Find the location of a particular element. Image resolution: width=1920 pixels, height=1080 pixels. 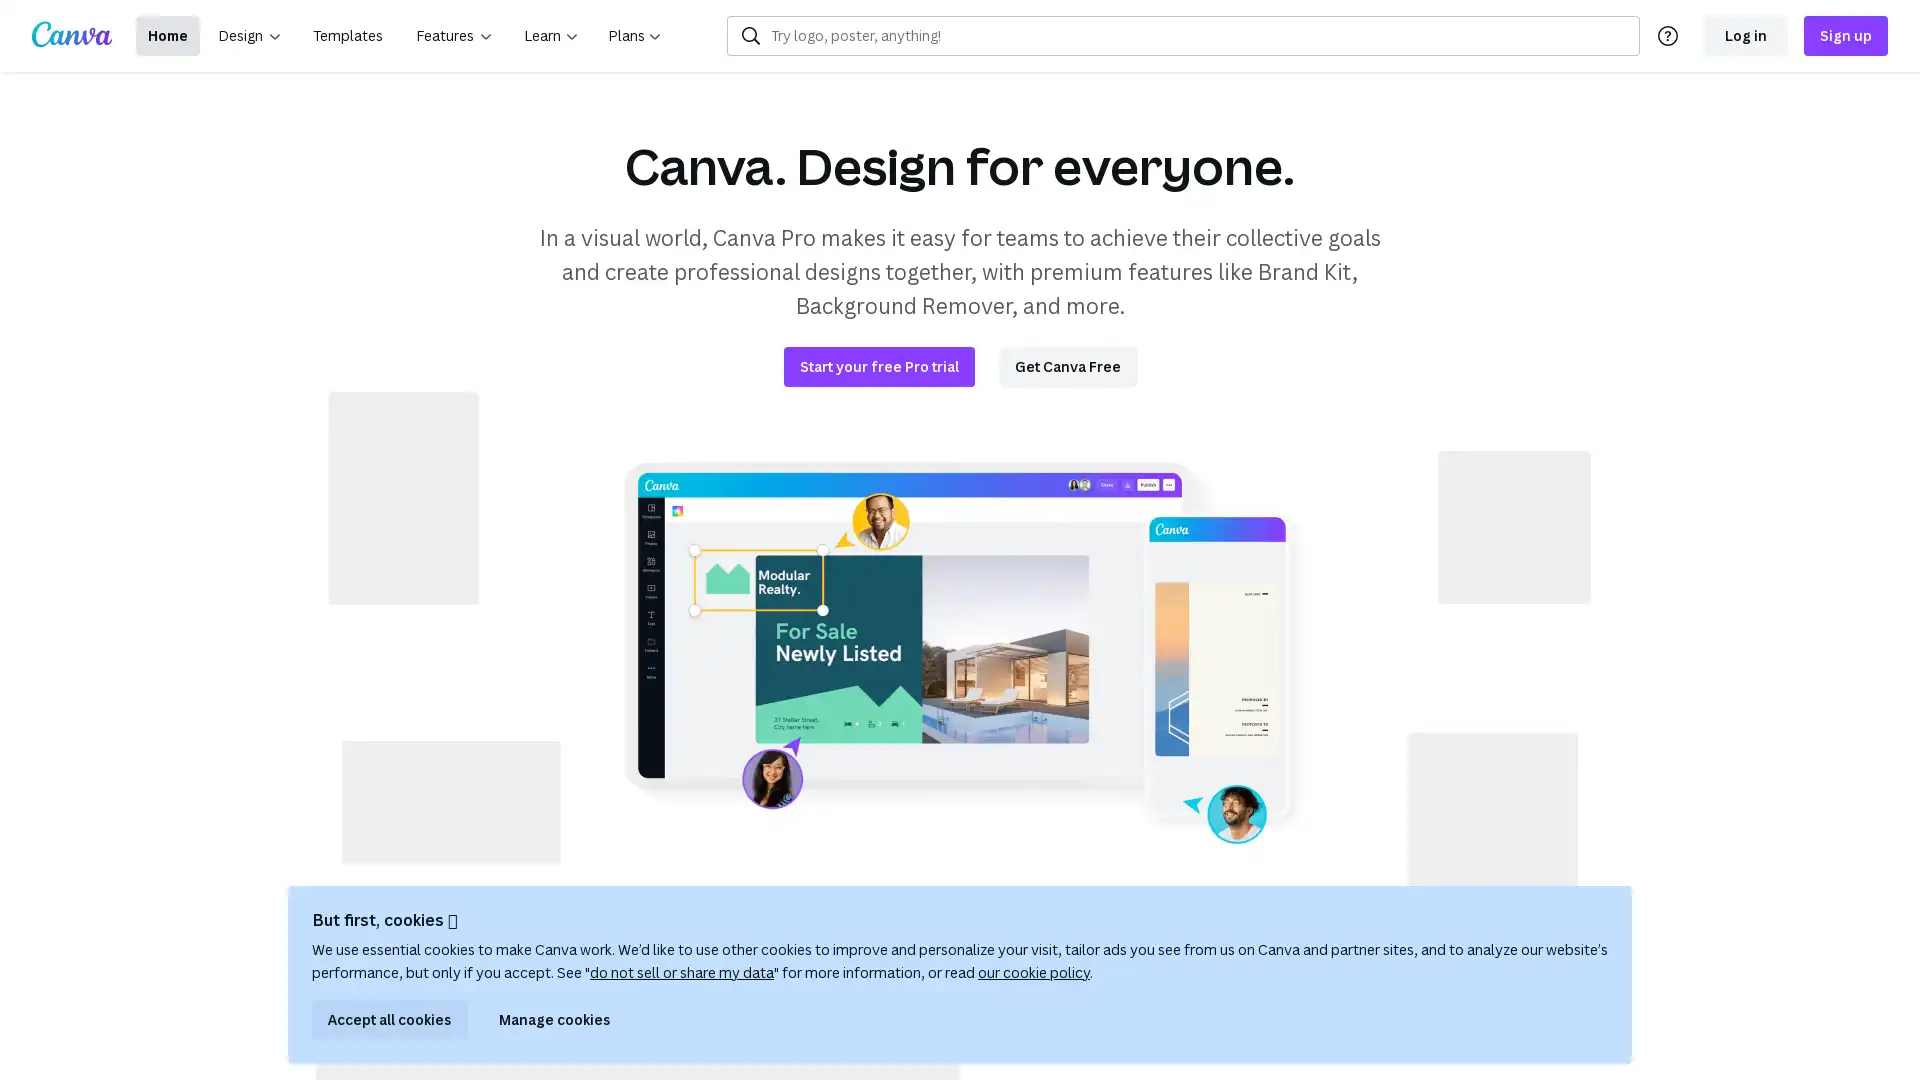

Log in is located at coordinates (1745, 35).